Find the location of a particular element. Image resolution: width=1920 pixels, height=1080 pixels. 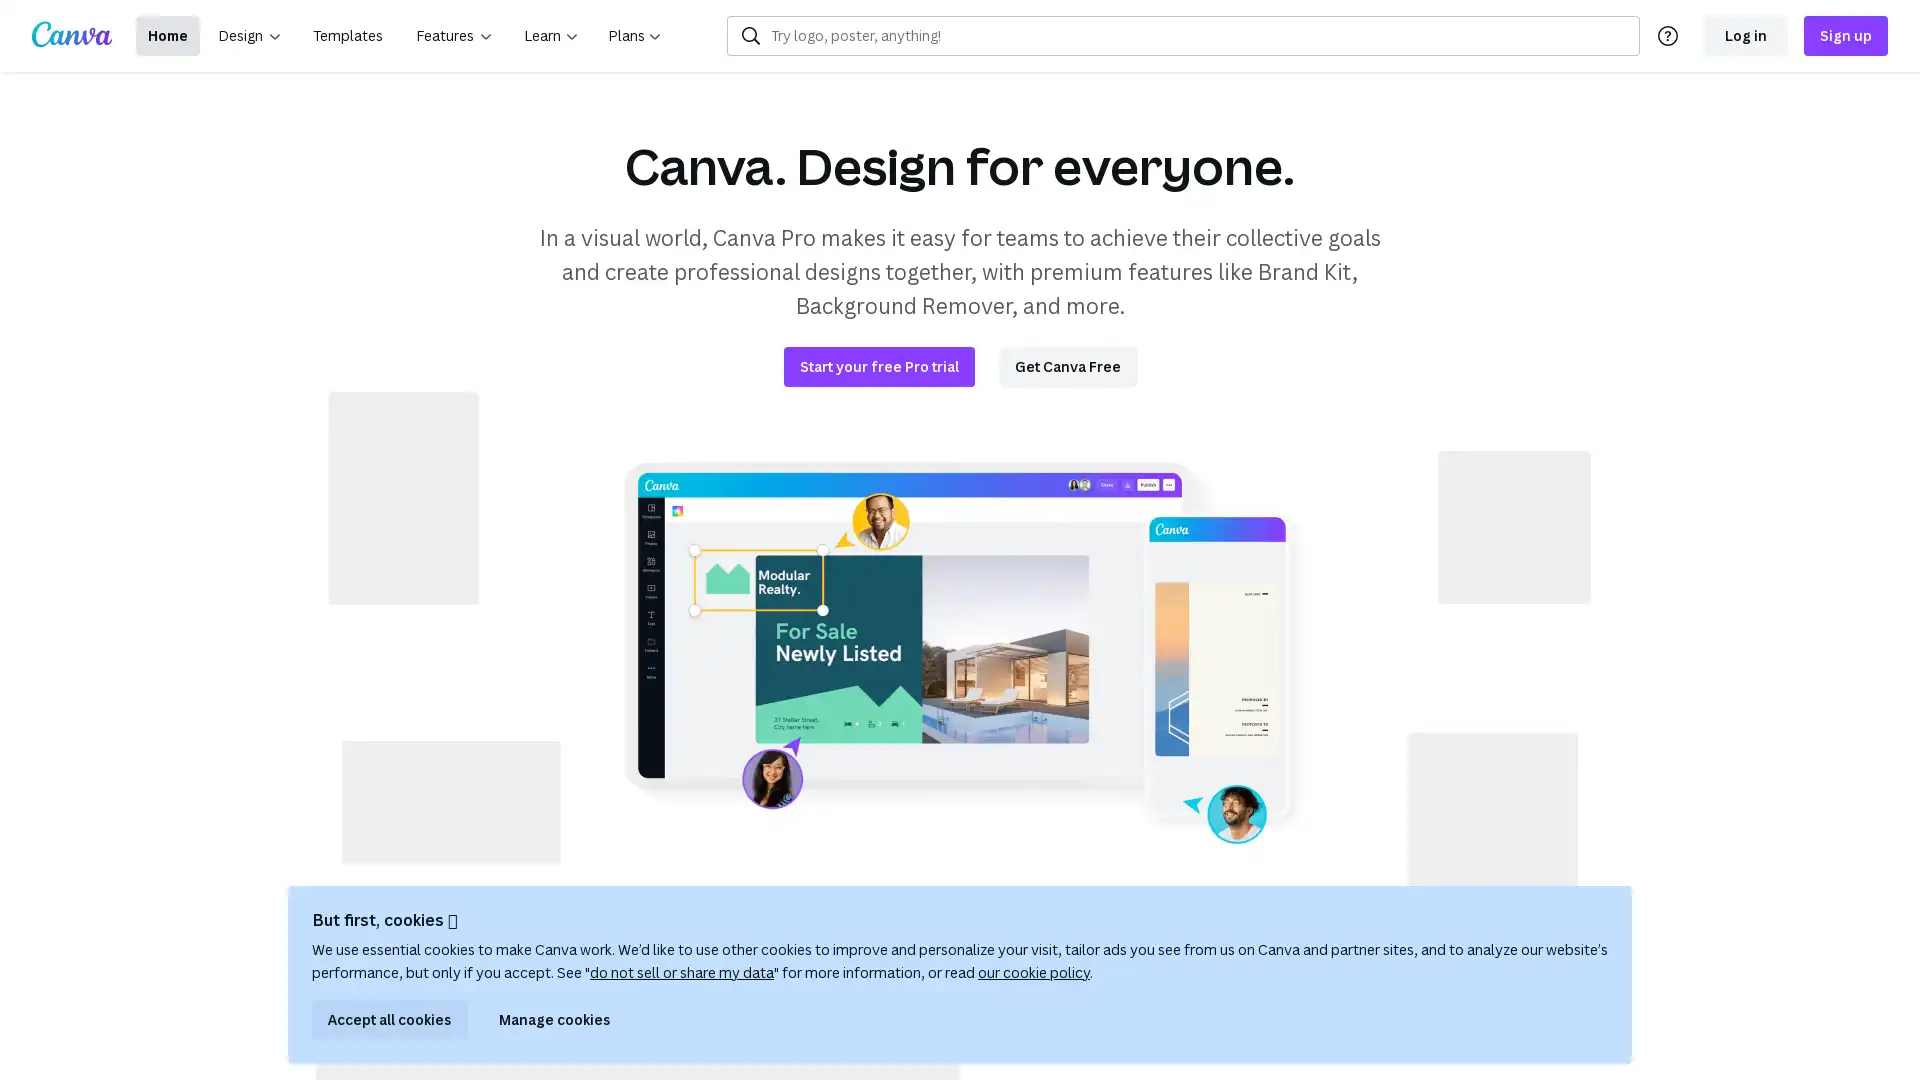

Log in is located at coordinates (1745, 35).